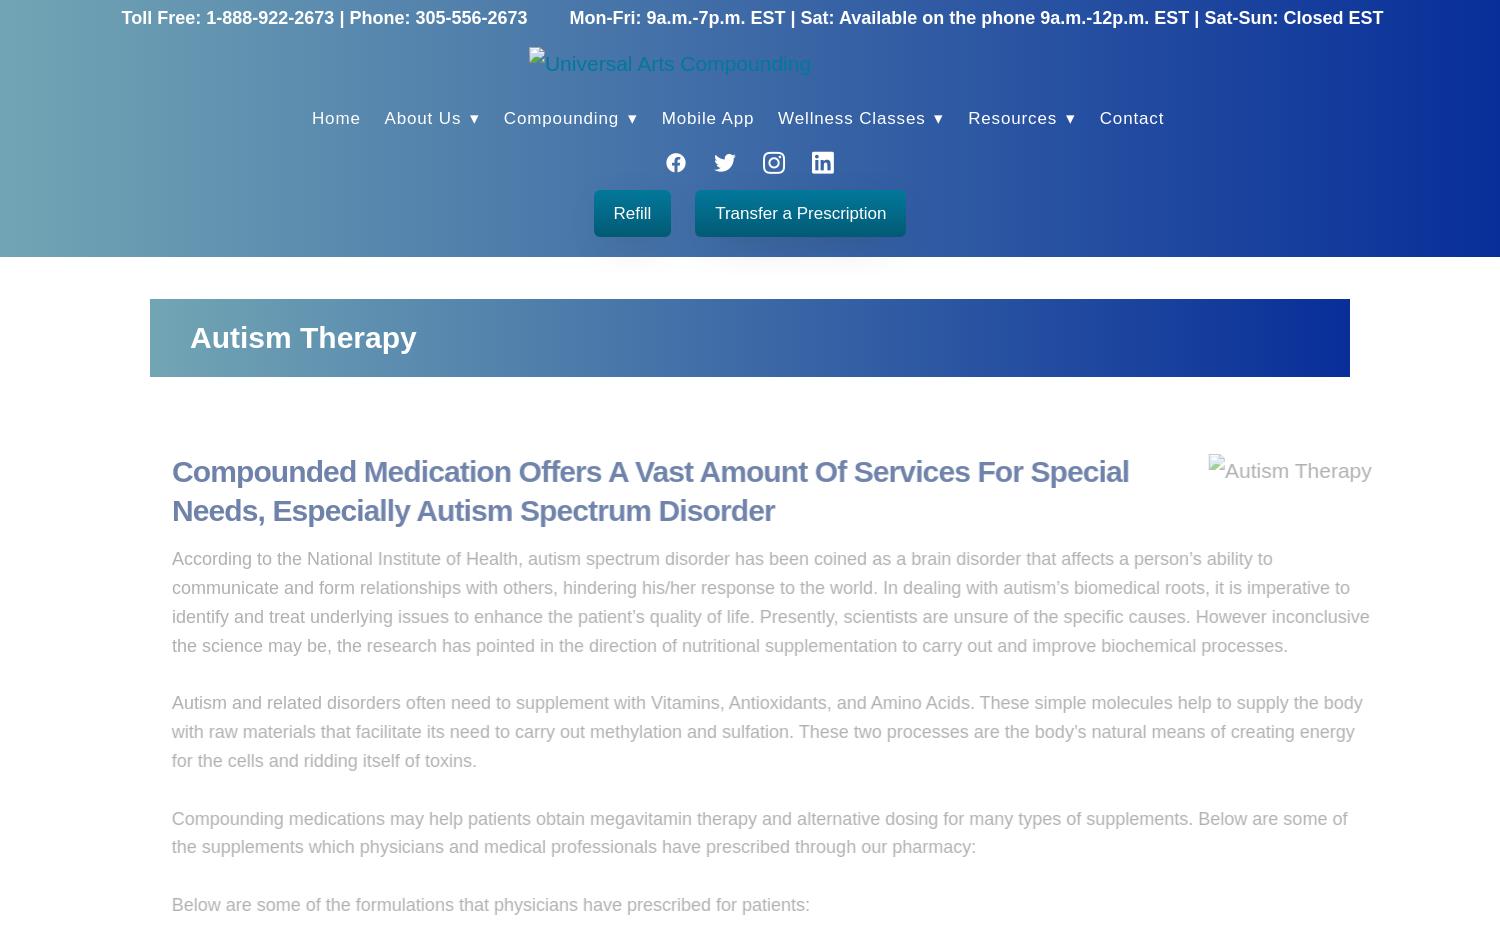 The width and height of the screenshot is (1500, 930). I want to click on 'Autism and related disorders often need to supplement with Vitamins, Antioxidants, and Amino Acids. These simple molecules help to supply the body with raw materials that facilitate its need to carry out methylation and sulfation. These two processes are the body’s natural means of creating energy for the cells and ridding itself of toxins.', so click(744, 732).